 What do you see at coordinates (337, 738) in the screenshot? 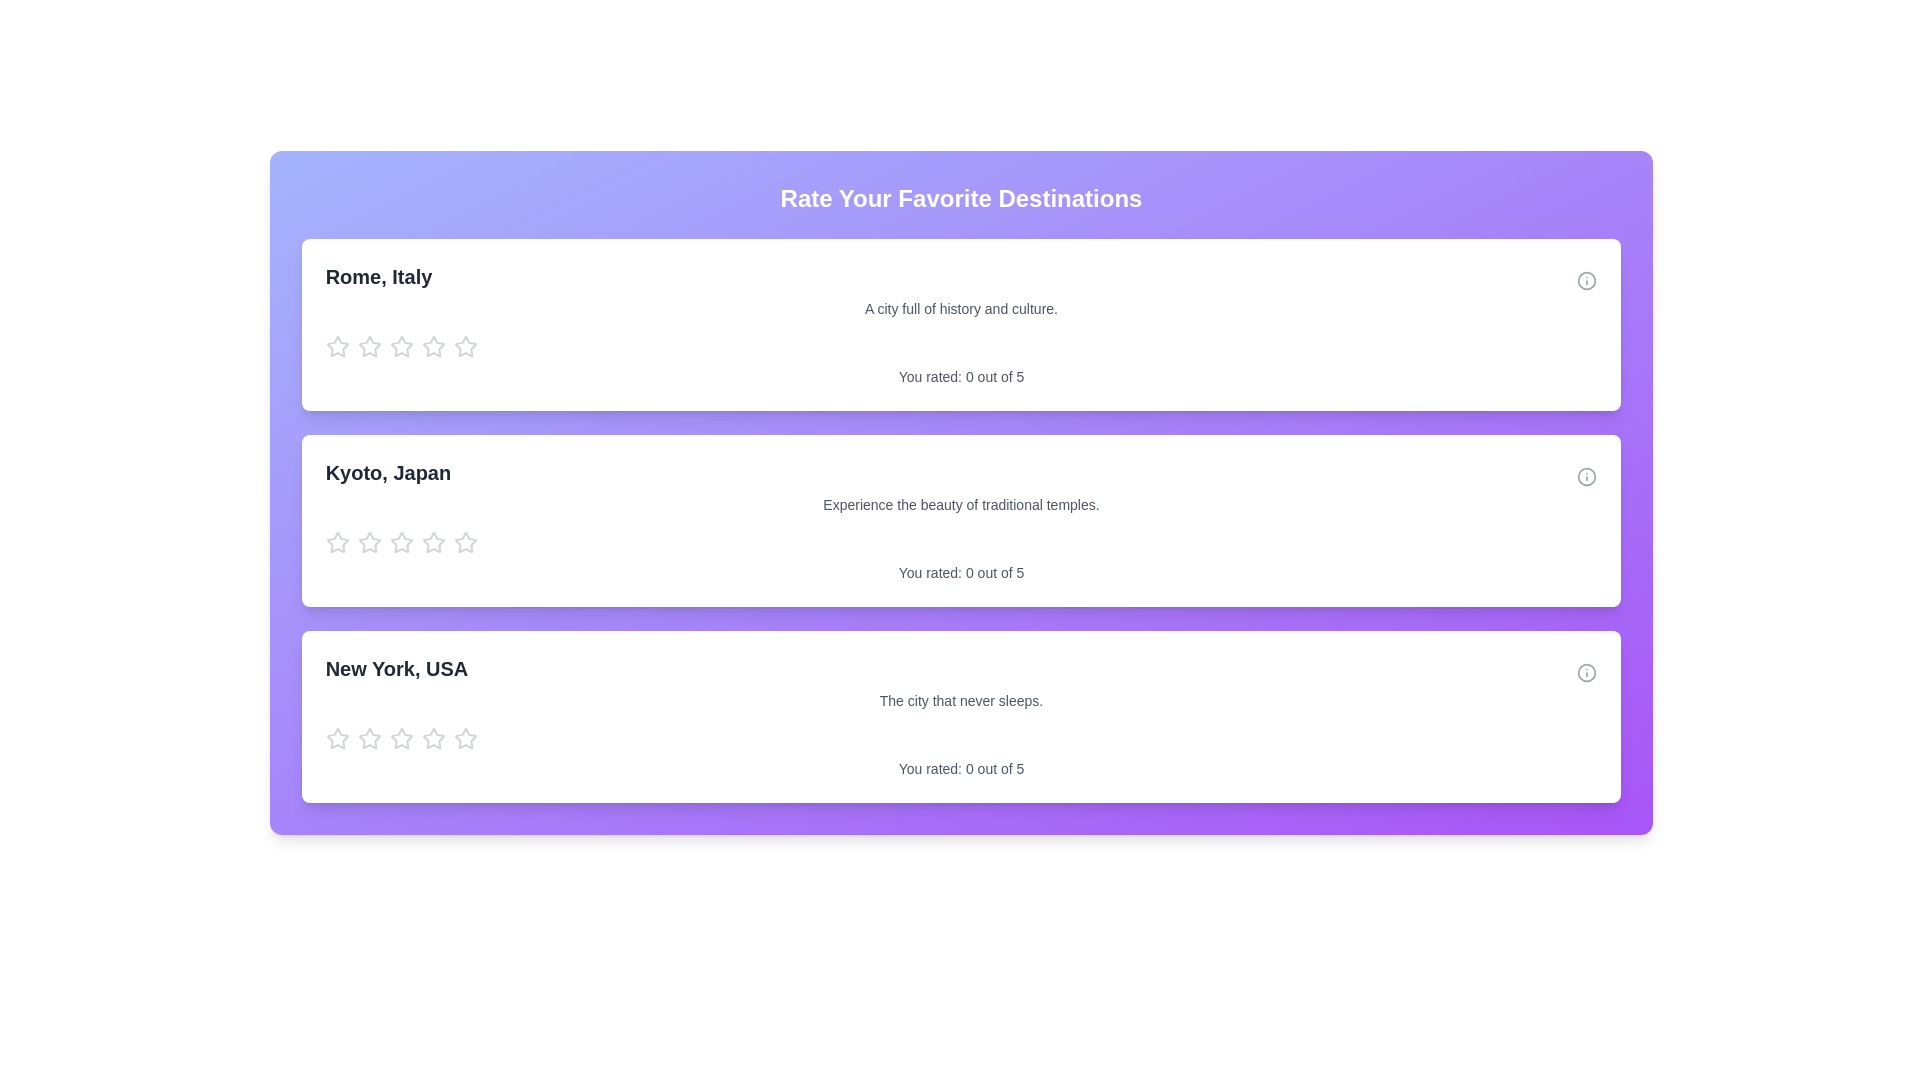
I see `the first star-shaped icon in the rating component to rate the 'New York, USA' card` at bounding box center [337, 738].